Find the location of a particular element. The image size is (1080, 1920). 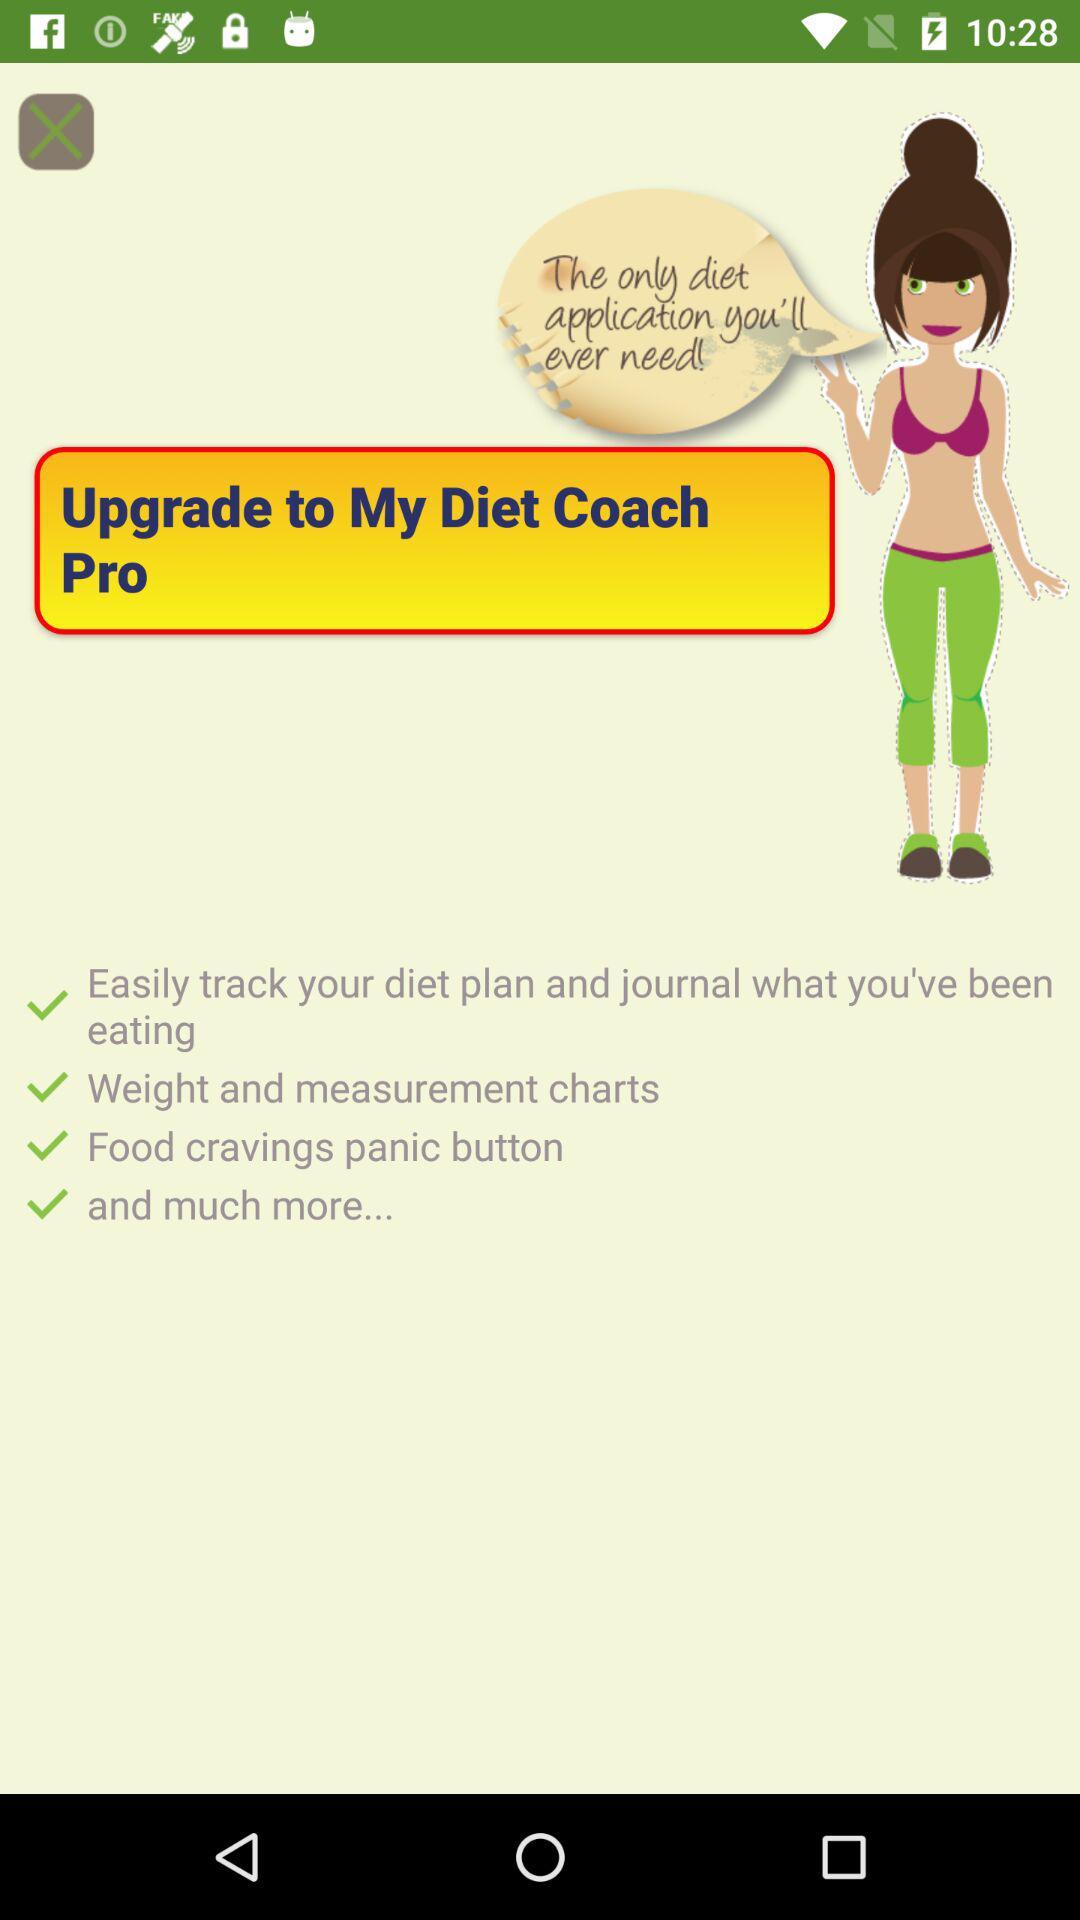

upgrade to my icon is located at coordinates (433, 540).